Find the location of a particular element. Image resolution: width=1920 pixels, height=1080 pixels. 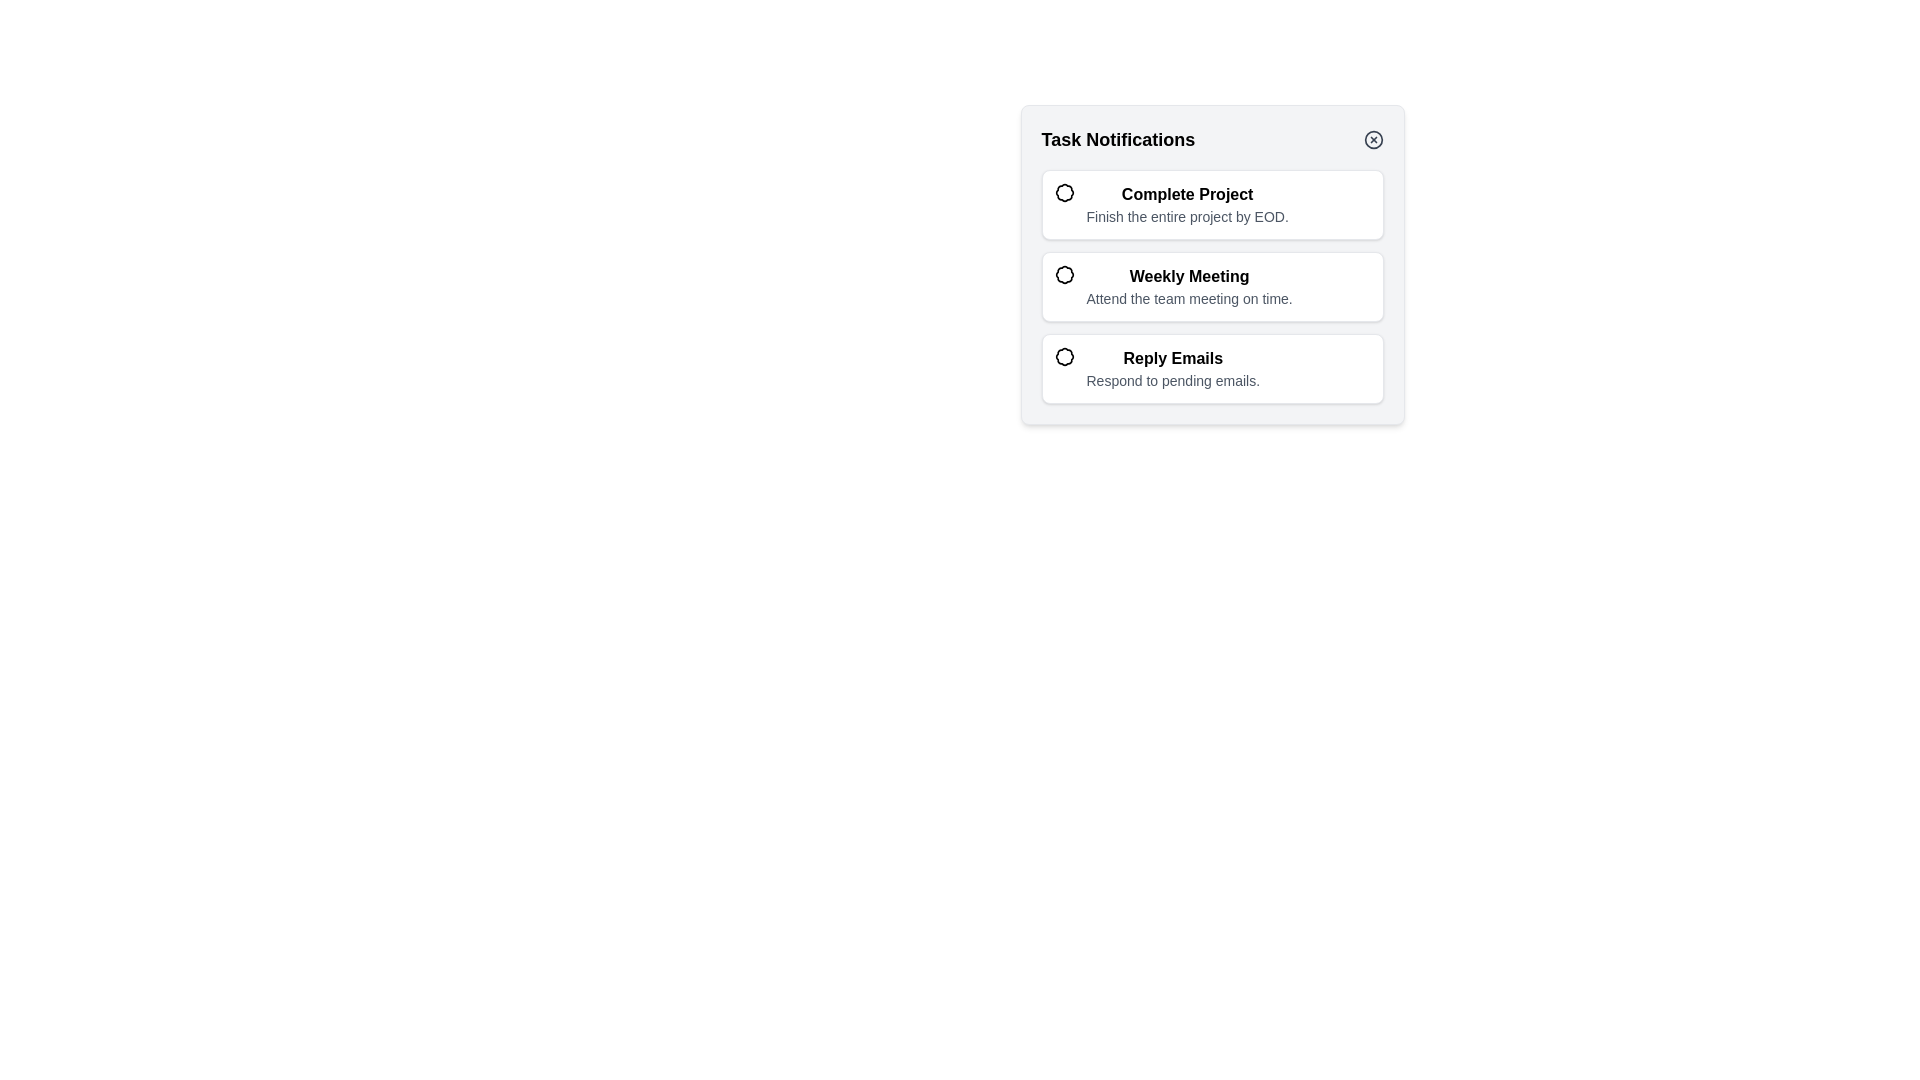

the circular badge icon located to the left of the 'Complete Project' text in the task notification card is located at coordinates (1063, 192).